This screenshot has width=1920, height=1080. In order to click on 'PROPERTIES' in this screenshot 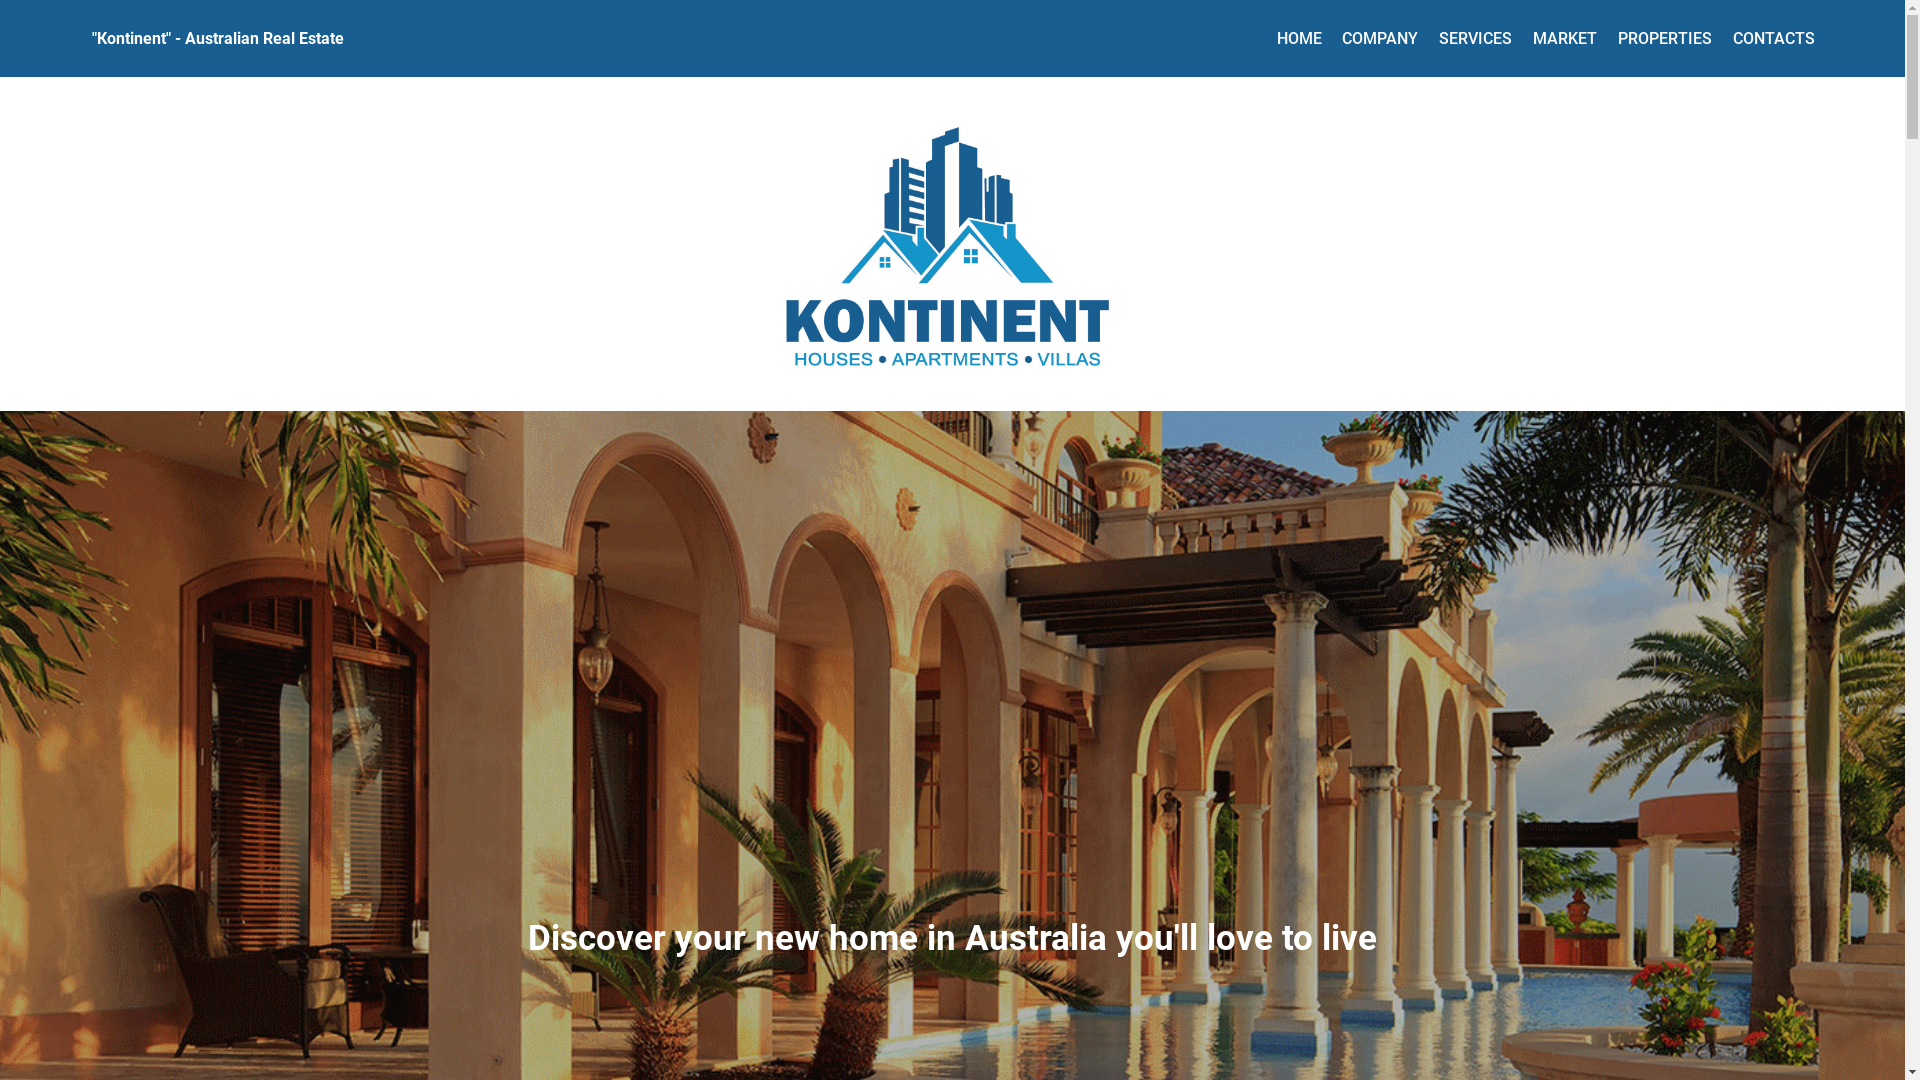, I will do `click(1665, 38)`.